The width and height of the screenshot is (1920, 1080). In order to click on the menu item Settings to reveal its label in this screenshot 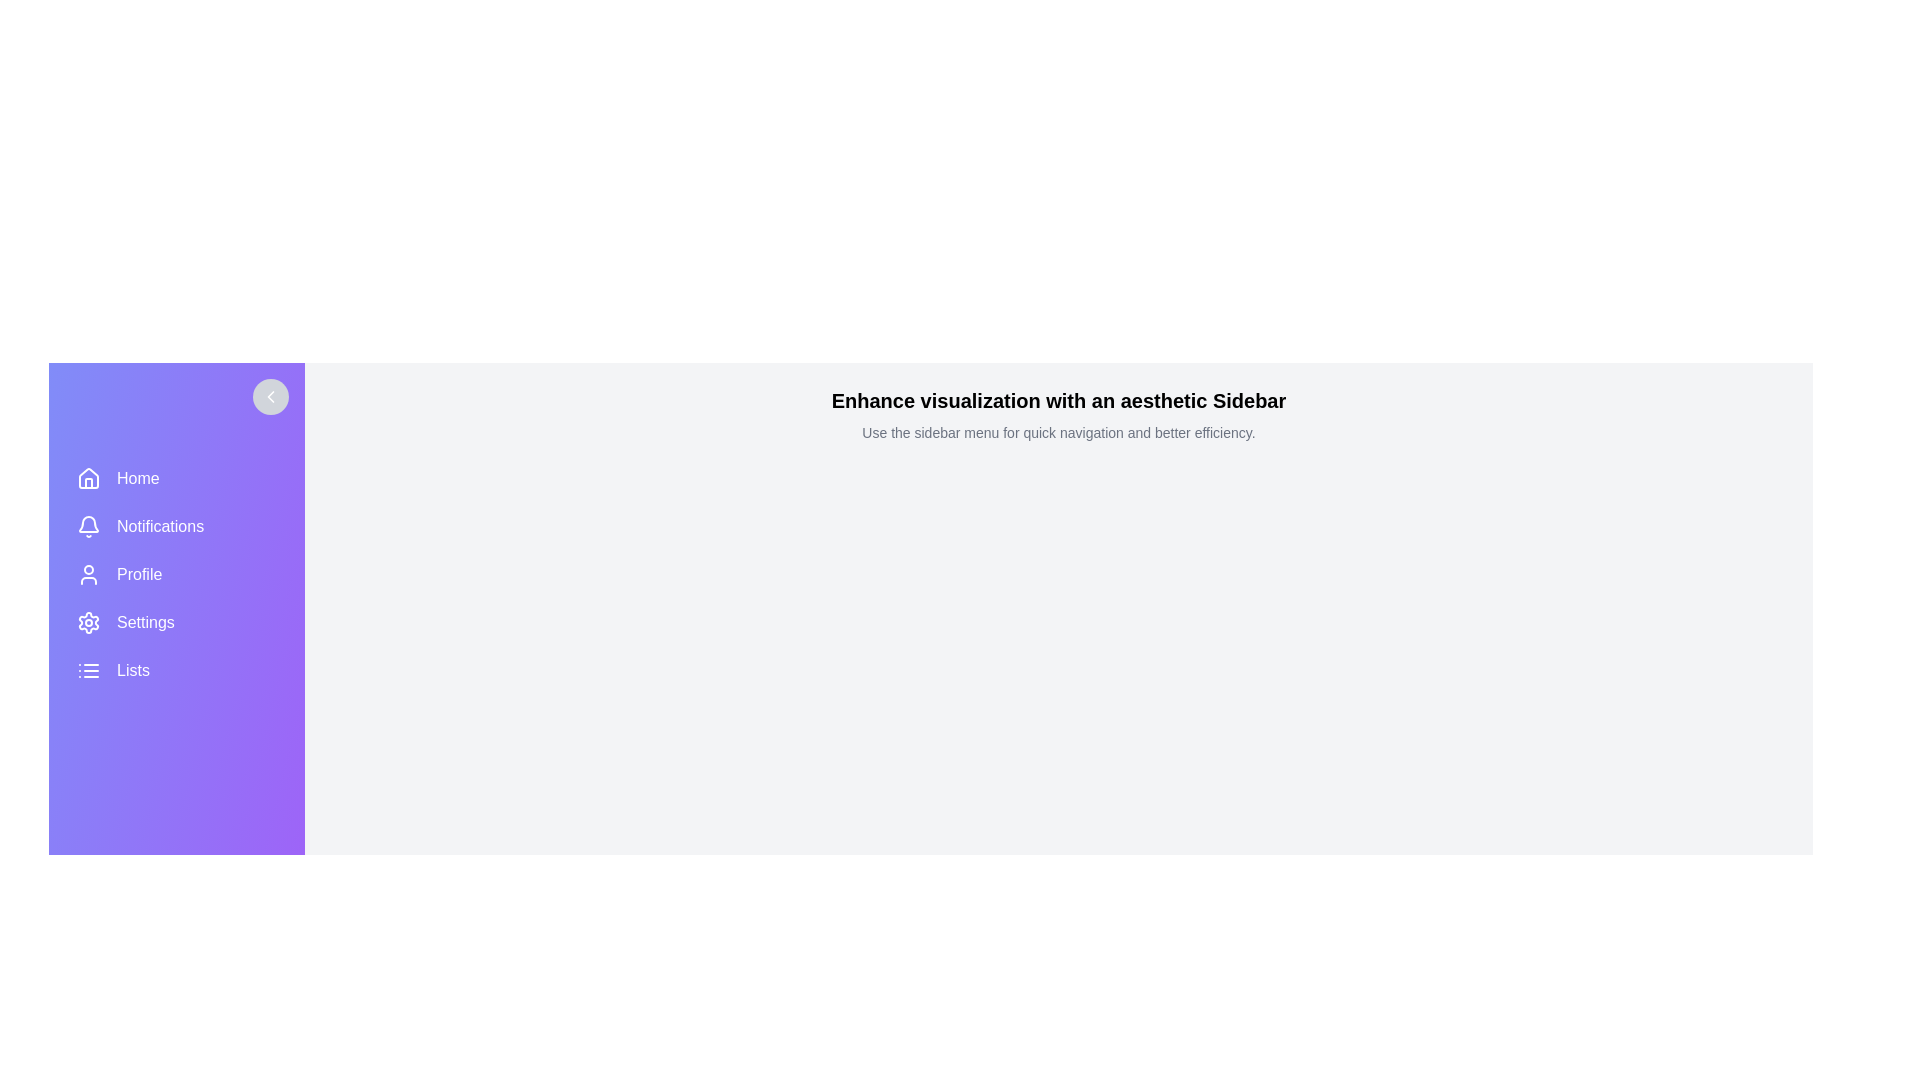, I will do `click(177, 622)`.